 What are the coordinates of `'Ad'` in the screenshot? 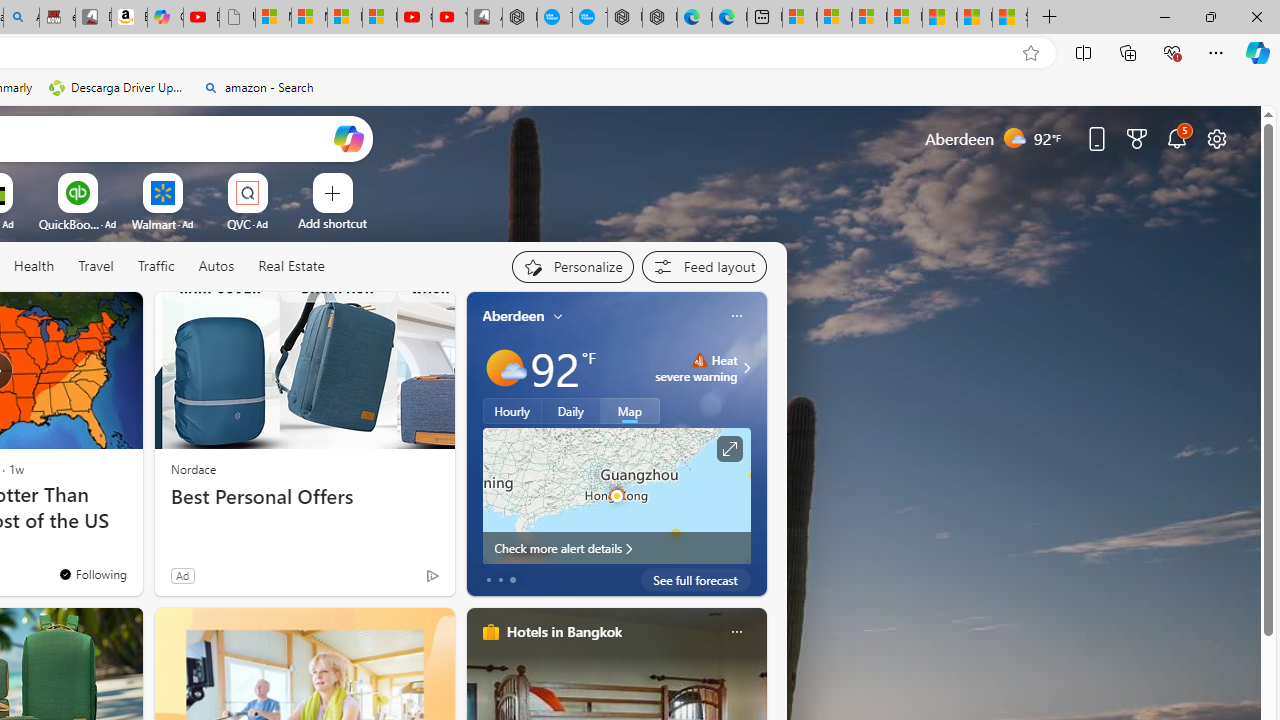 It's located at (182, 575).